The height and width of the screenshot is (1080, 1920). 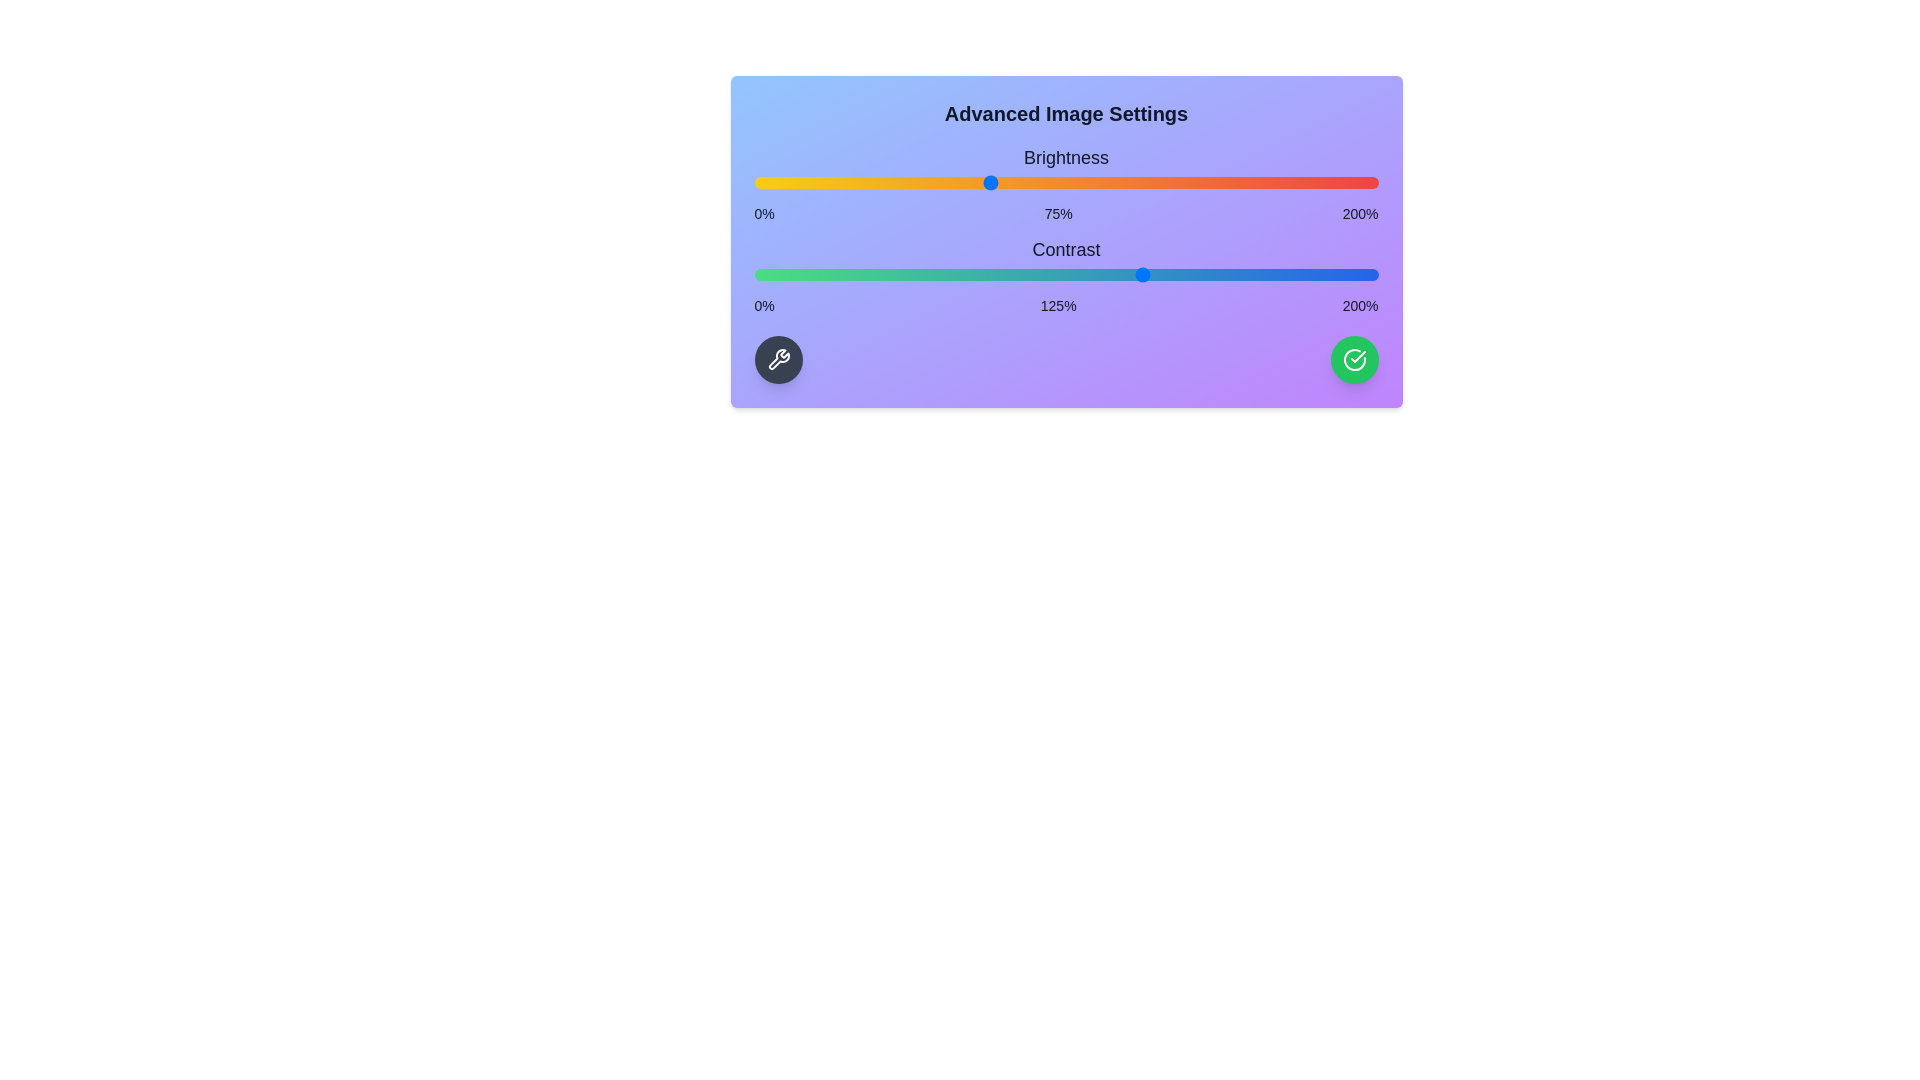 What do you see at coordinates (1337, 182) in the screenshot?
I see `the brightness slider to 187%` at bounding box center [1337, 182].